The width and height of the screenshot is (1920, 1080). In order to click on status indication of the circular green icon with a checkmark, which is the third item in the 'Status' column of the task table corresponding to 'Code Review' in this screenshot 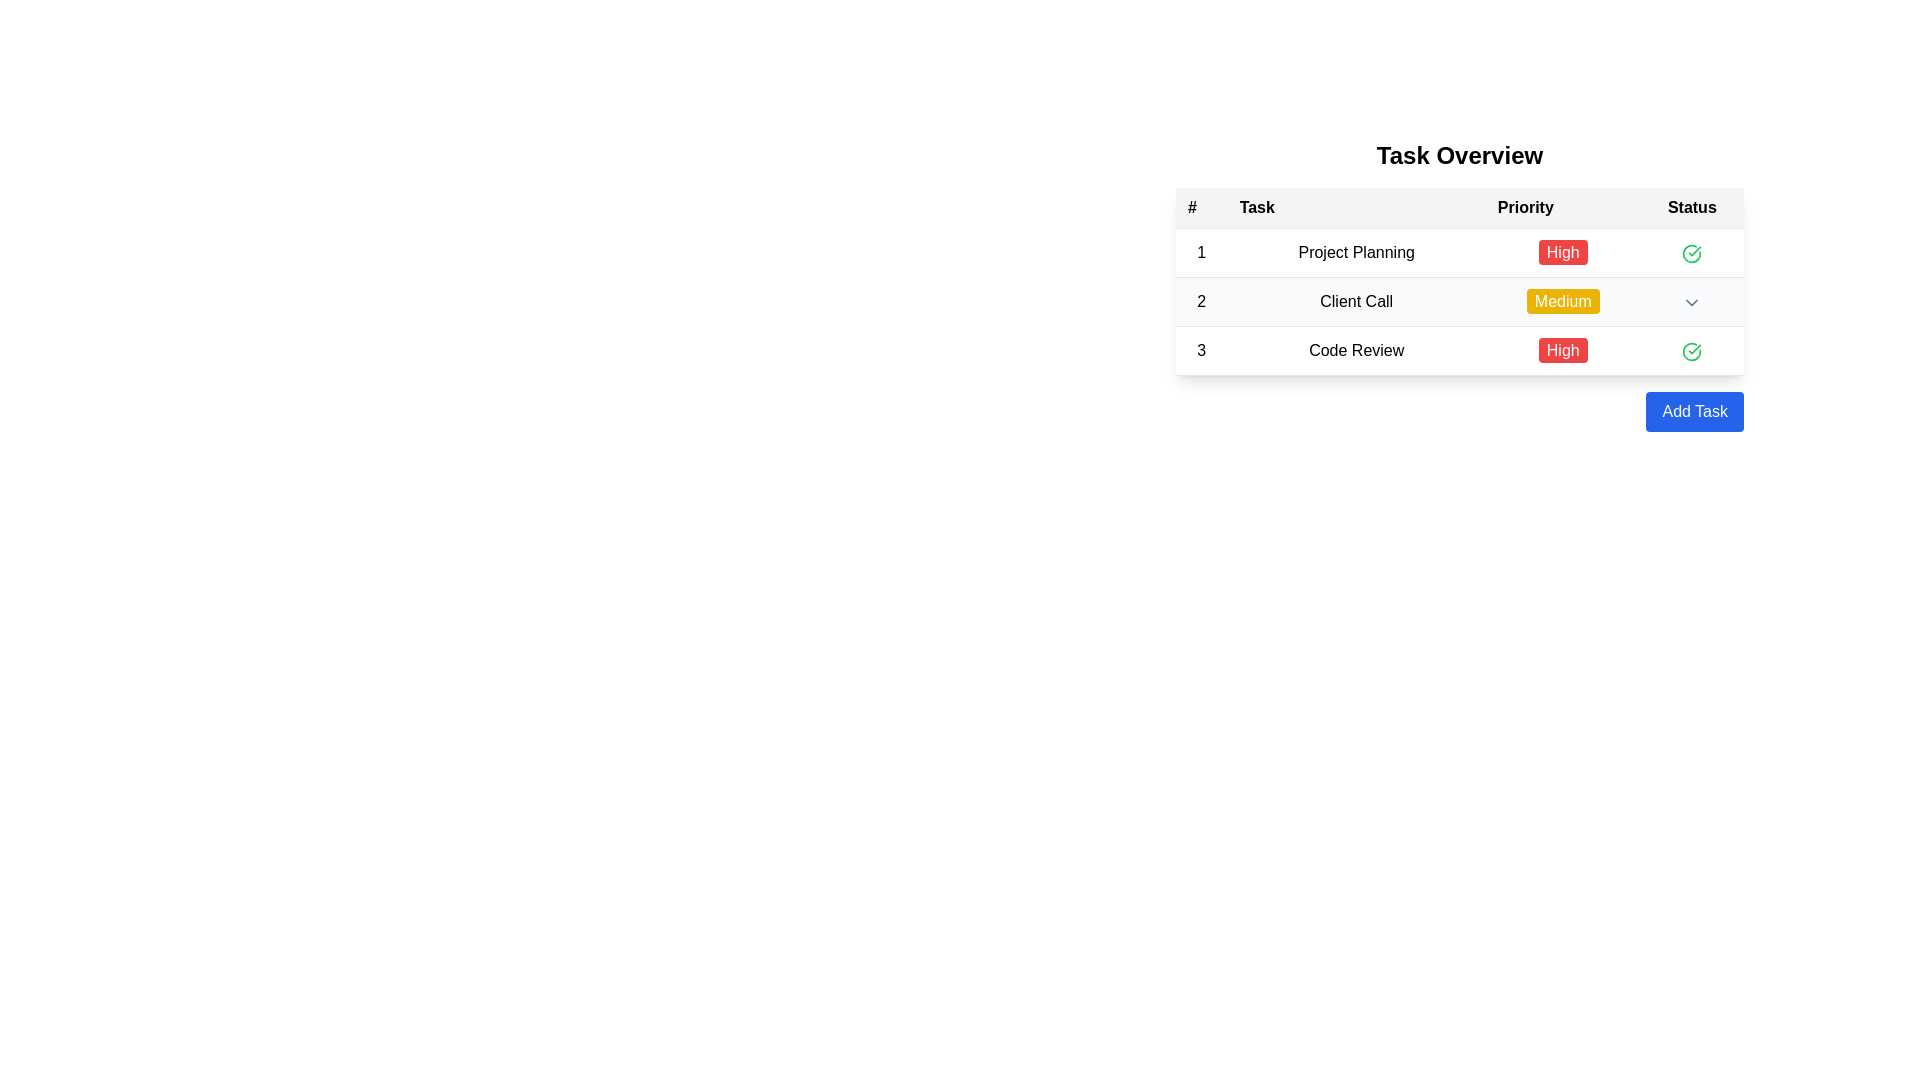, I will do `click(1691, 252)`.